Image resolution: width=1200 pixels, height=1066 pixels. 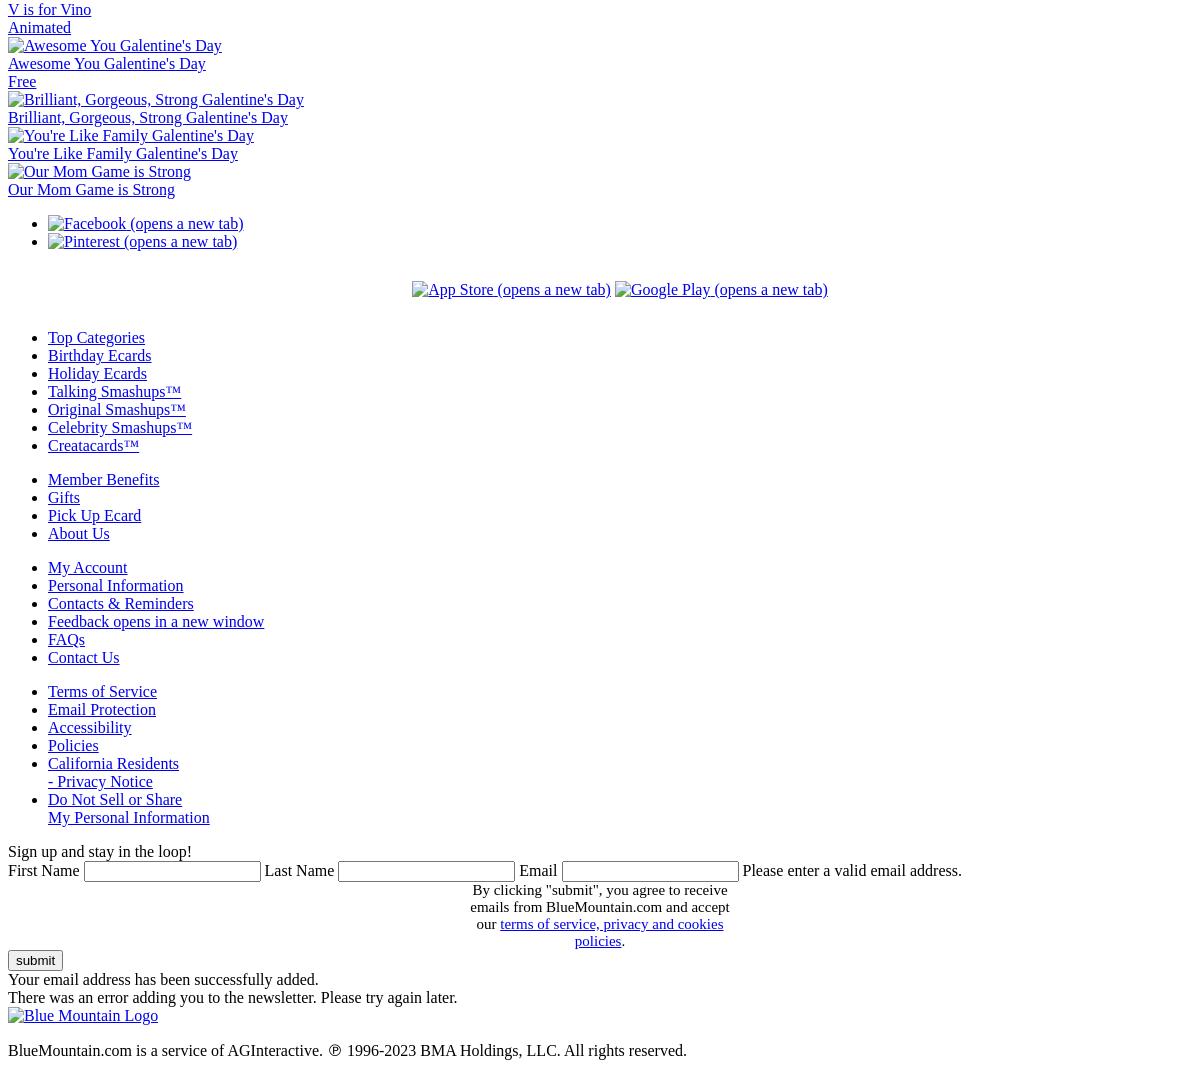 I want to click on '.', so click(x=623, y=940).